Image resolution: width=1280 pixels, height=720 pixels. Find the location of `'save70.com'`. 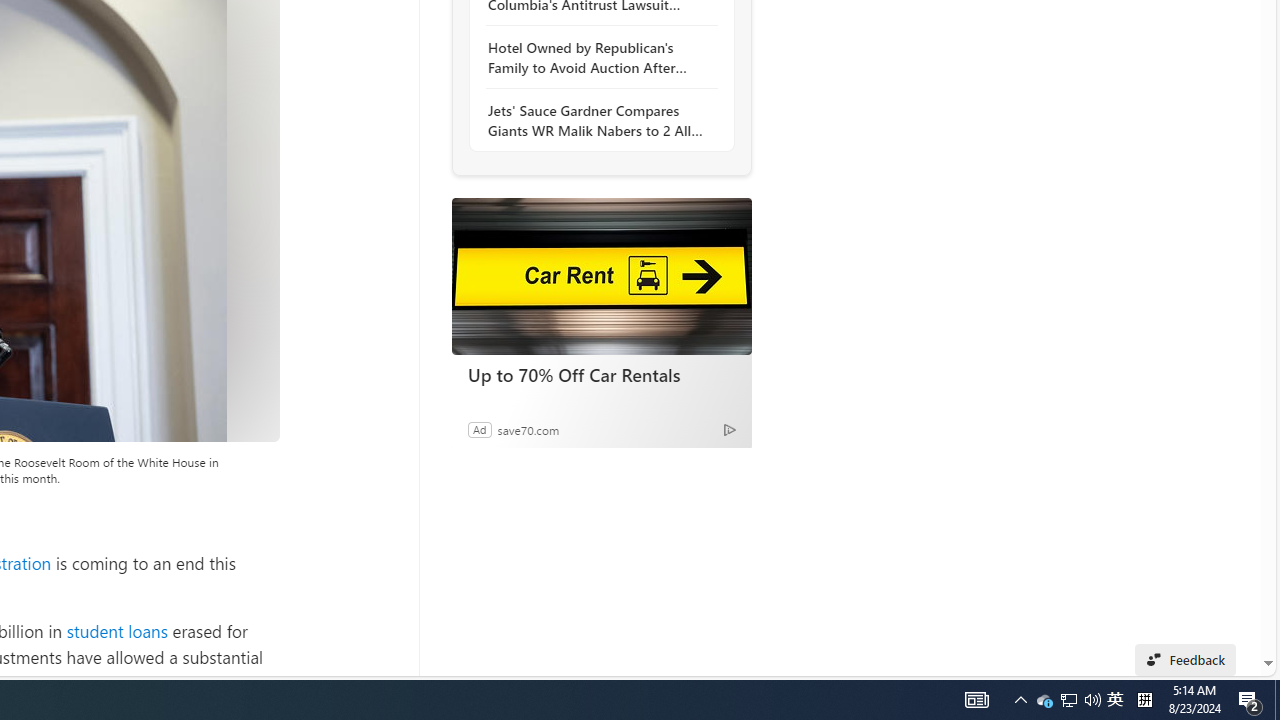

'save70.com' is located at coordinates (528, 428).